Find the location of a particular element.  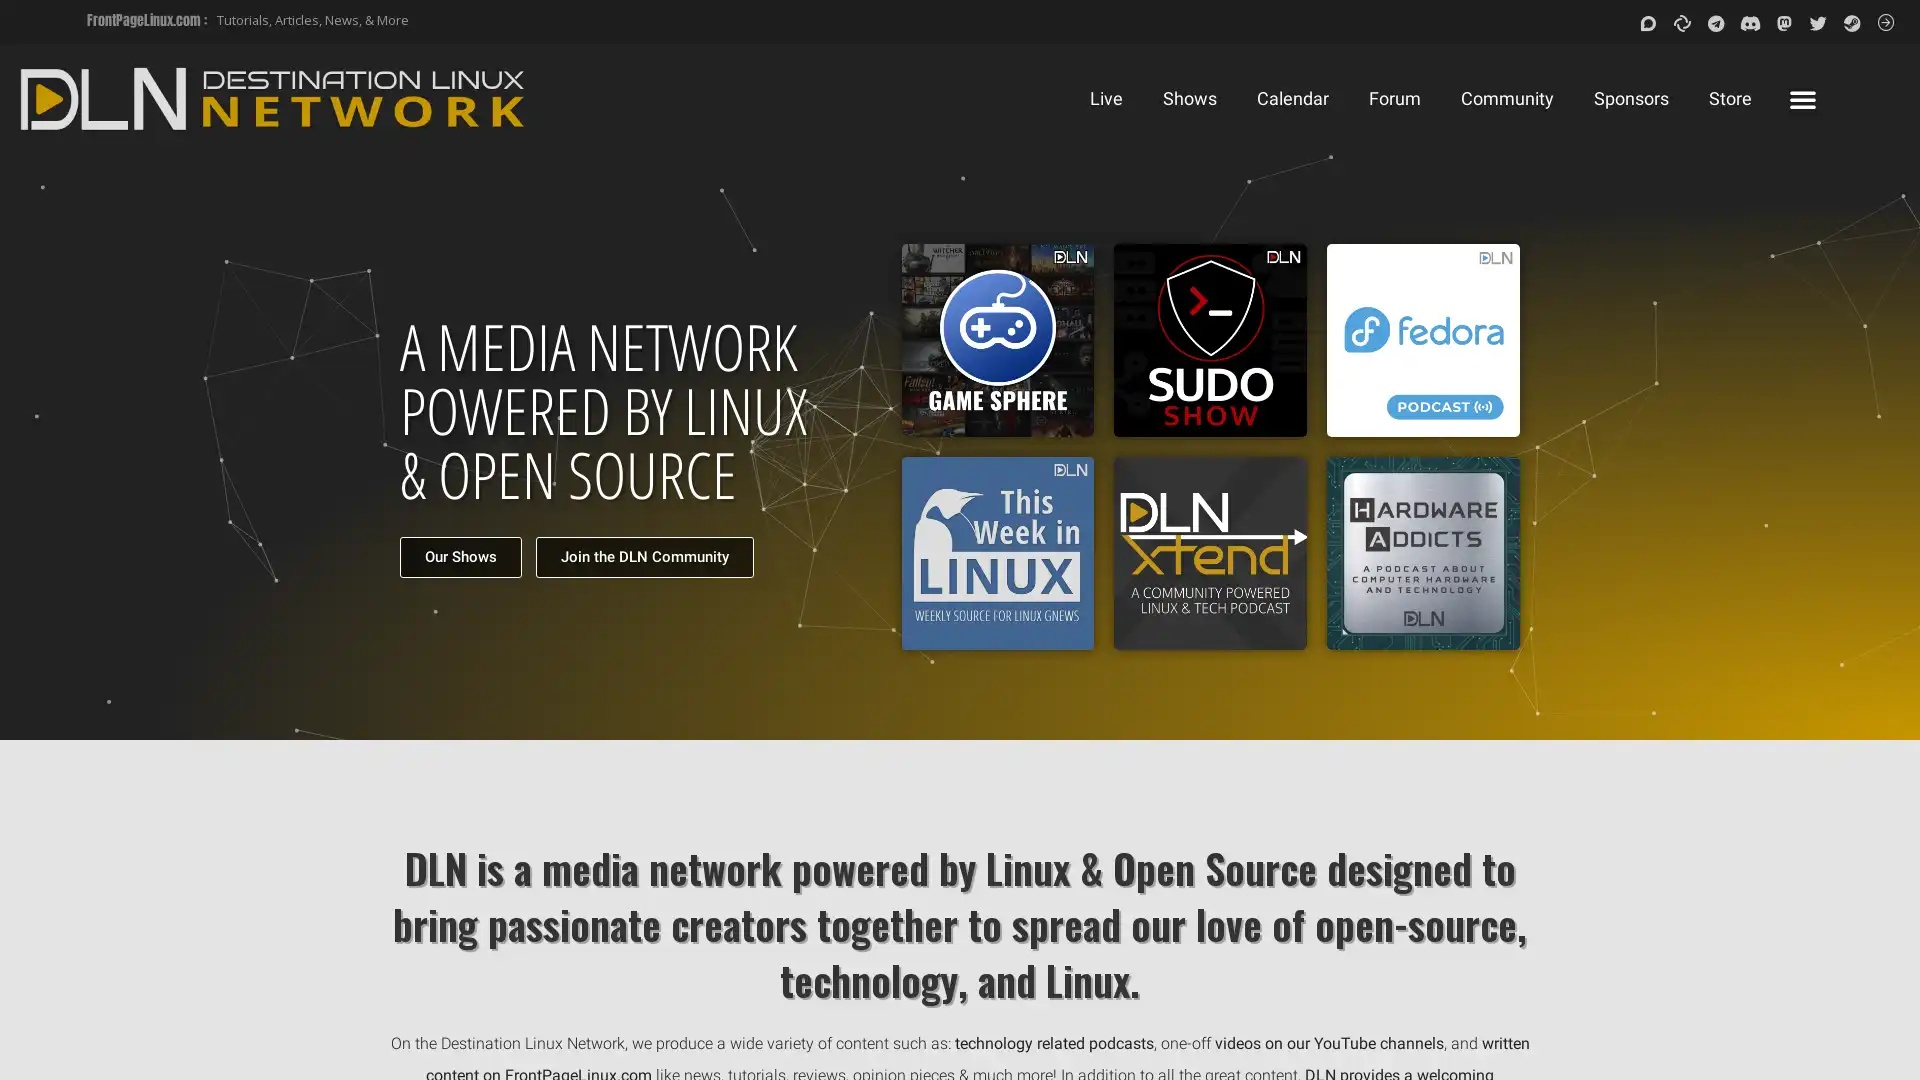

Our Shows is located at coordinates (459, 557).